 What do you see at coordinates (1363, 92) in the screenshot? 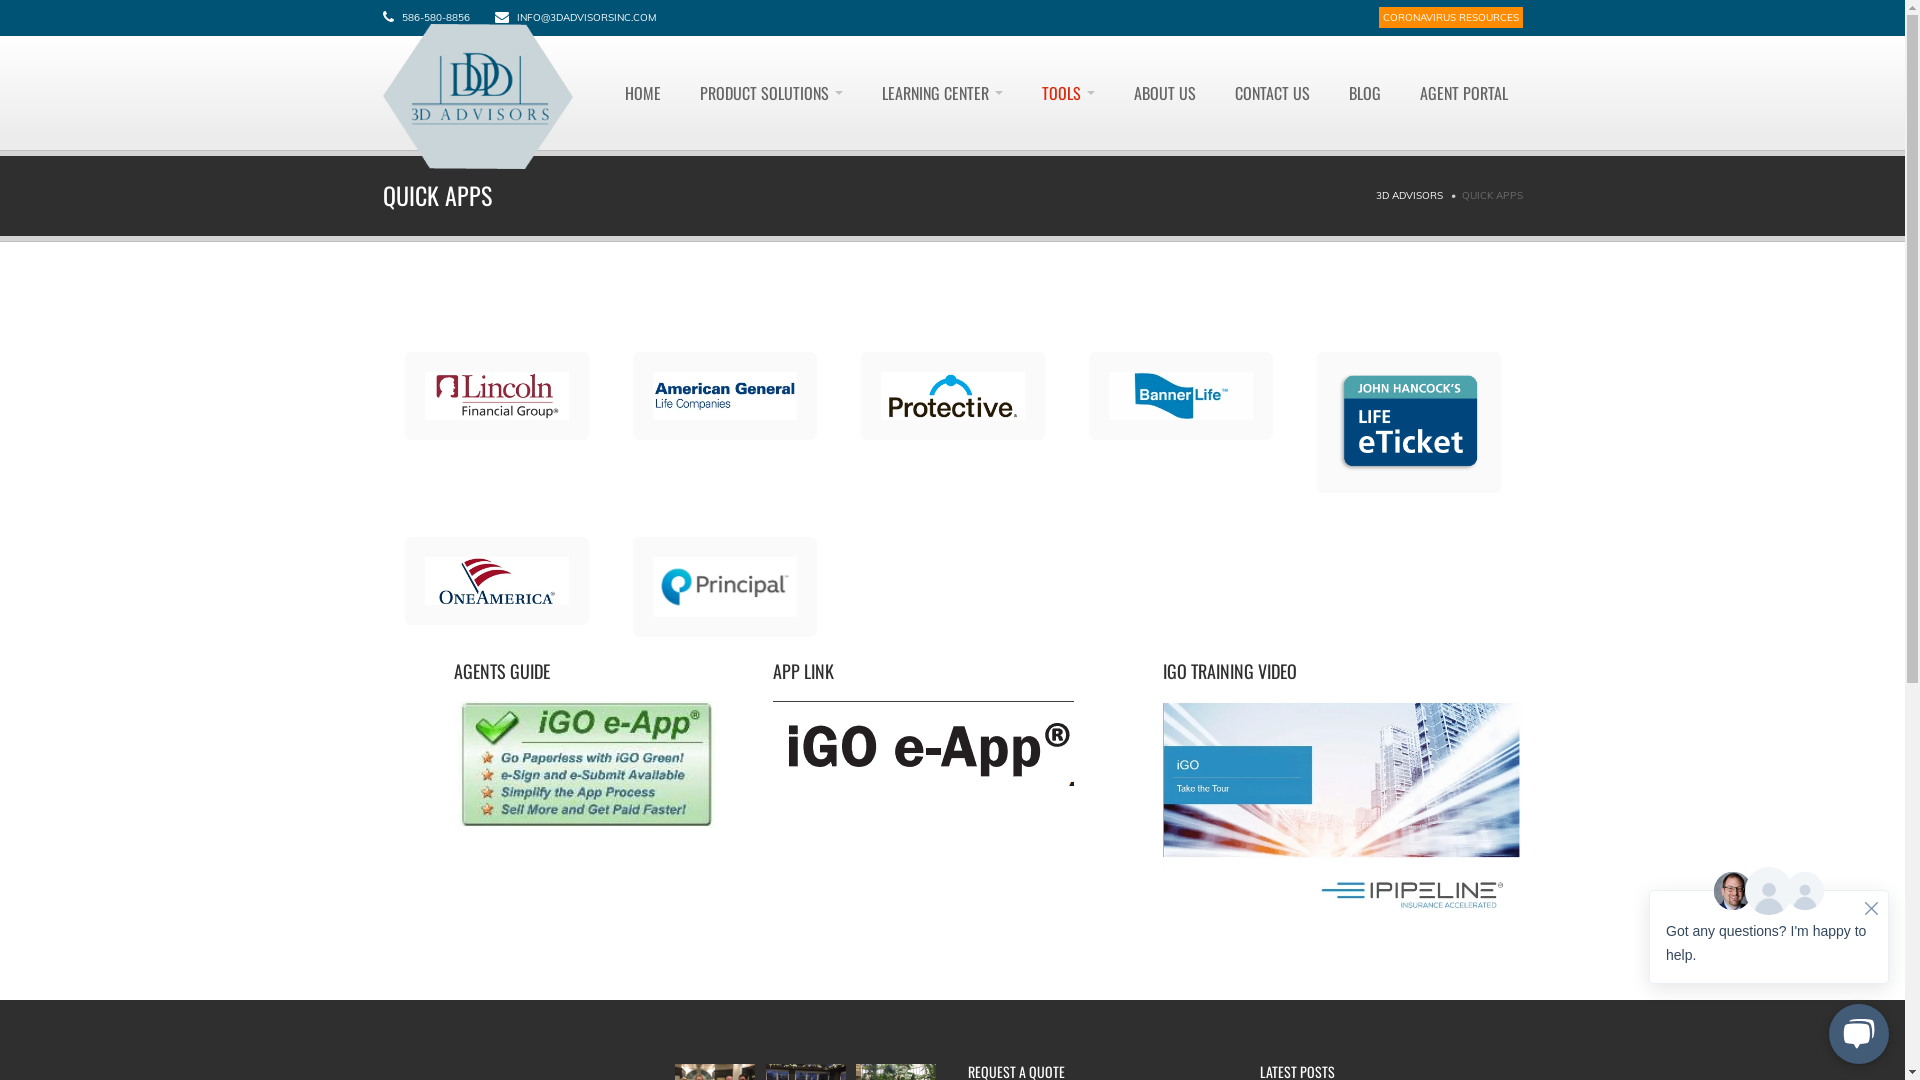
I see `'BLOG'` at bounding box center [1363, 92].